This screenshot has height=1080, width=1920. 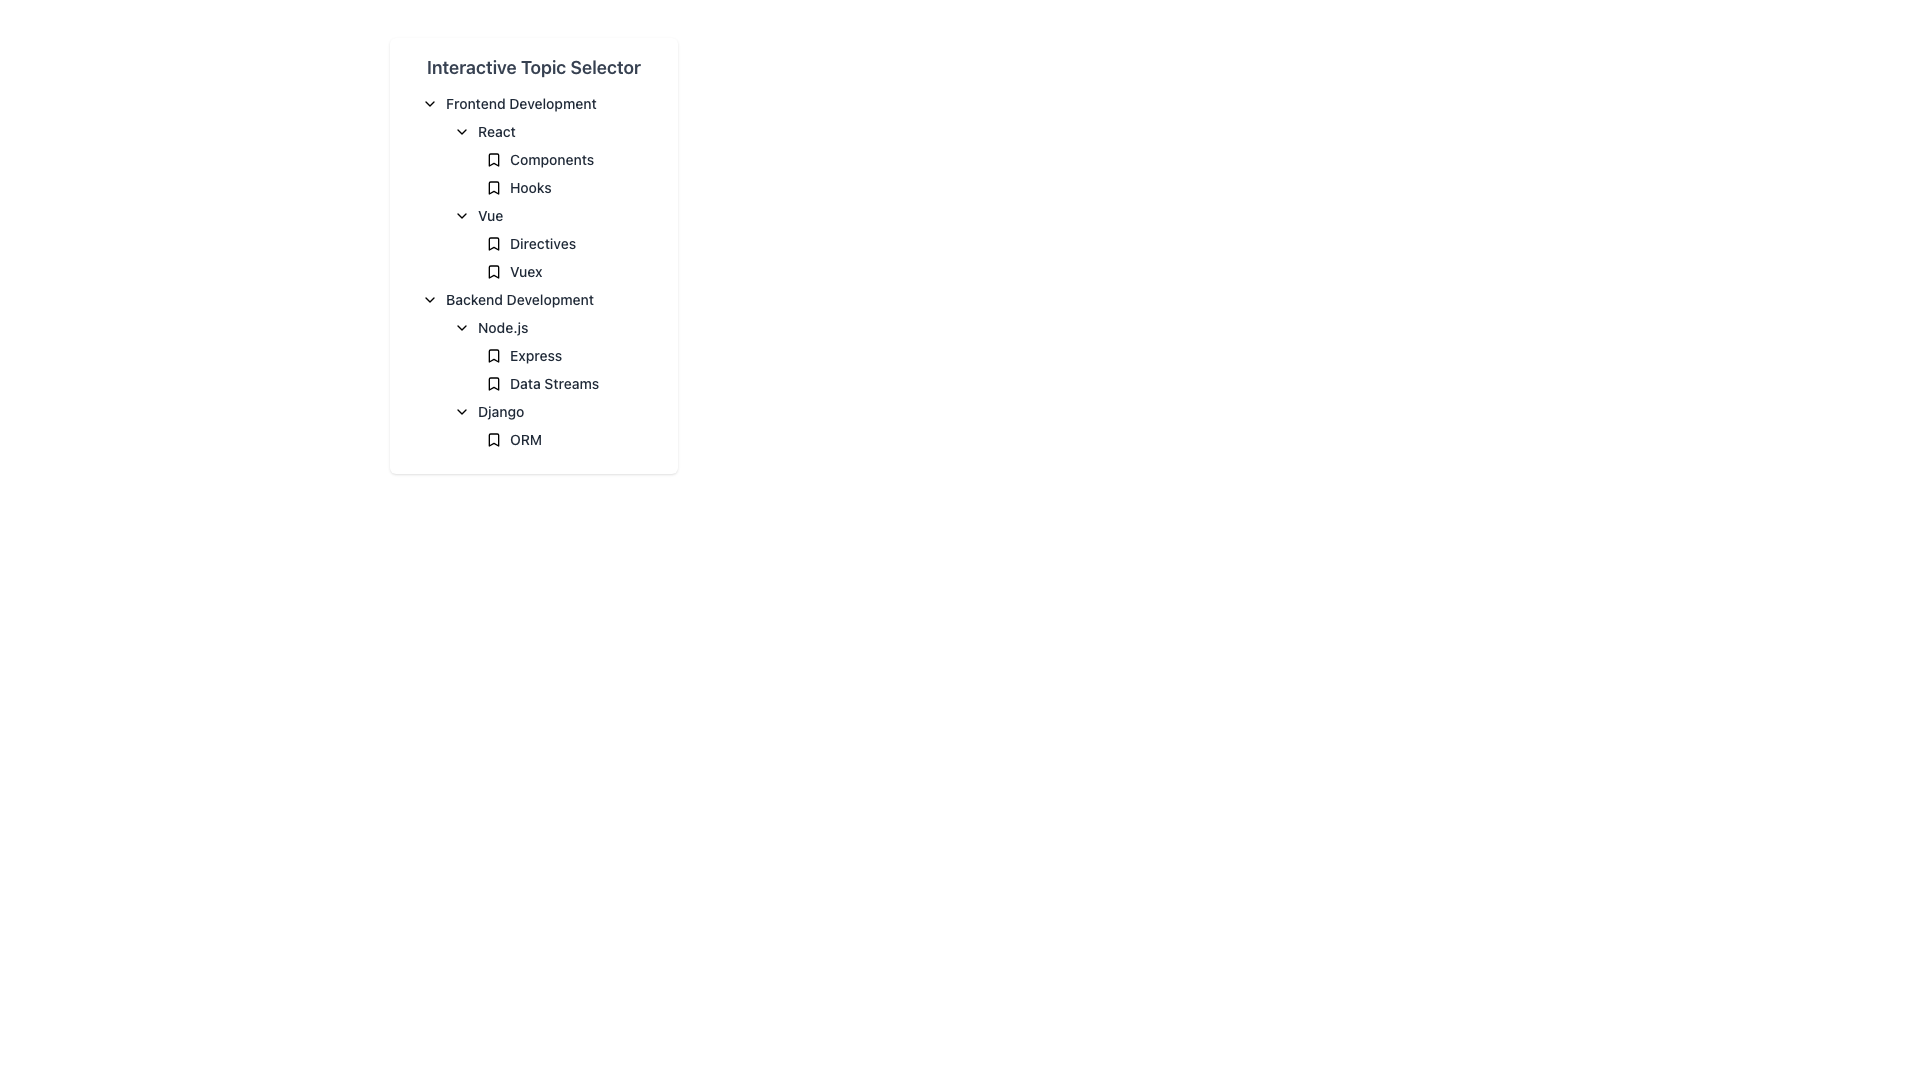 I want to click on the 'Express' menu item, which is the first item in the 'Node.js' subsection under 'Backend Development', so click(x=565, y=370).